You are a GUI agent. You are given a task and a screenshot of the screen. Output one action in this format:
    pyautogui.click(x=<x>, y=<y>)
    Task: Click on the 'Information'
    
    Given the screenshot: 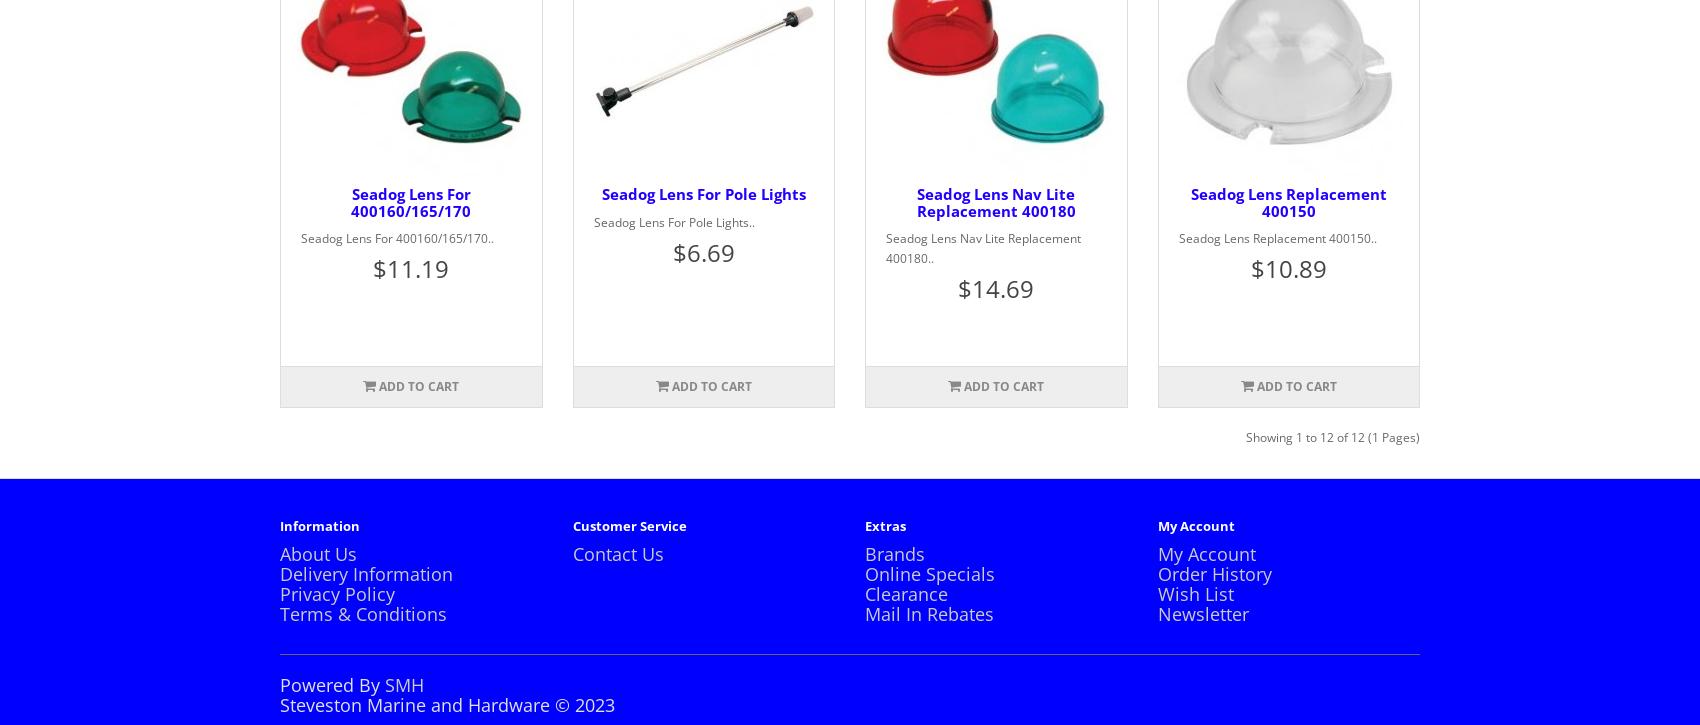 What is the action you would take?
    pyautogui.click(x=319, y=525)
    